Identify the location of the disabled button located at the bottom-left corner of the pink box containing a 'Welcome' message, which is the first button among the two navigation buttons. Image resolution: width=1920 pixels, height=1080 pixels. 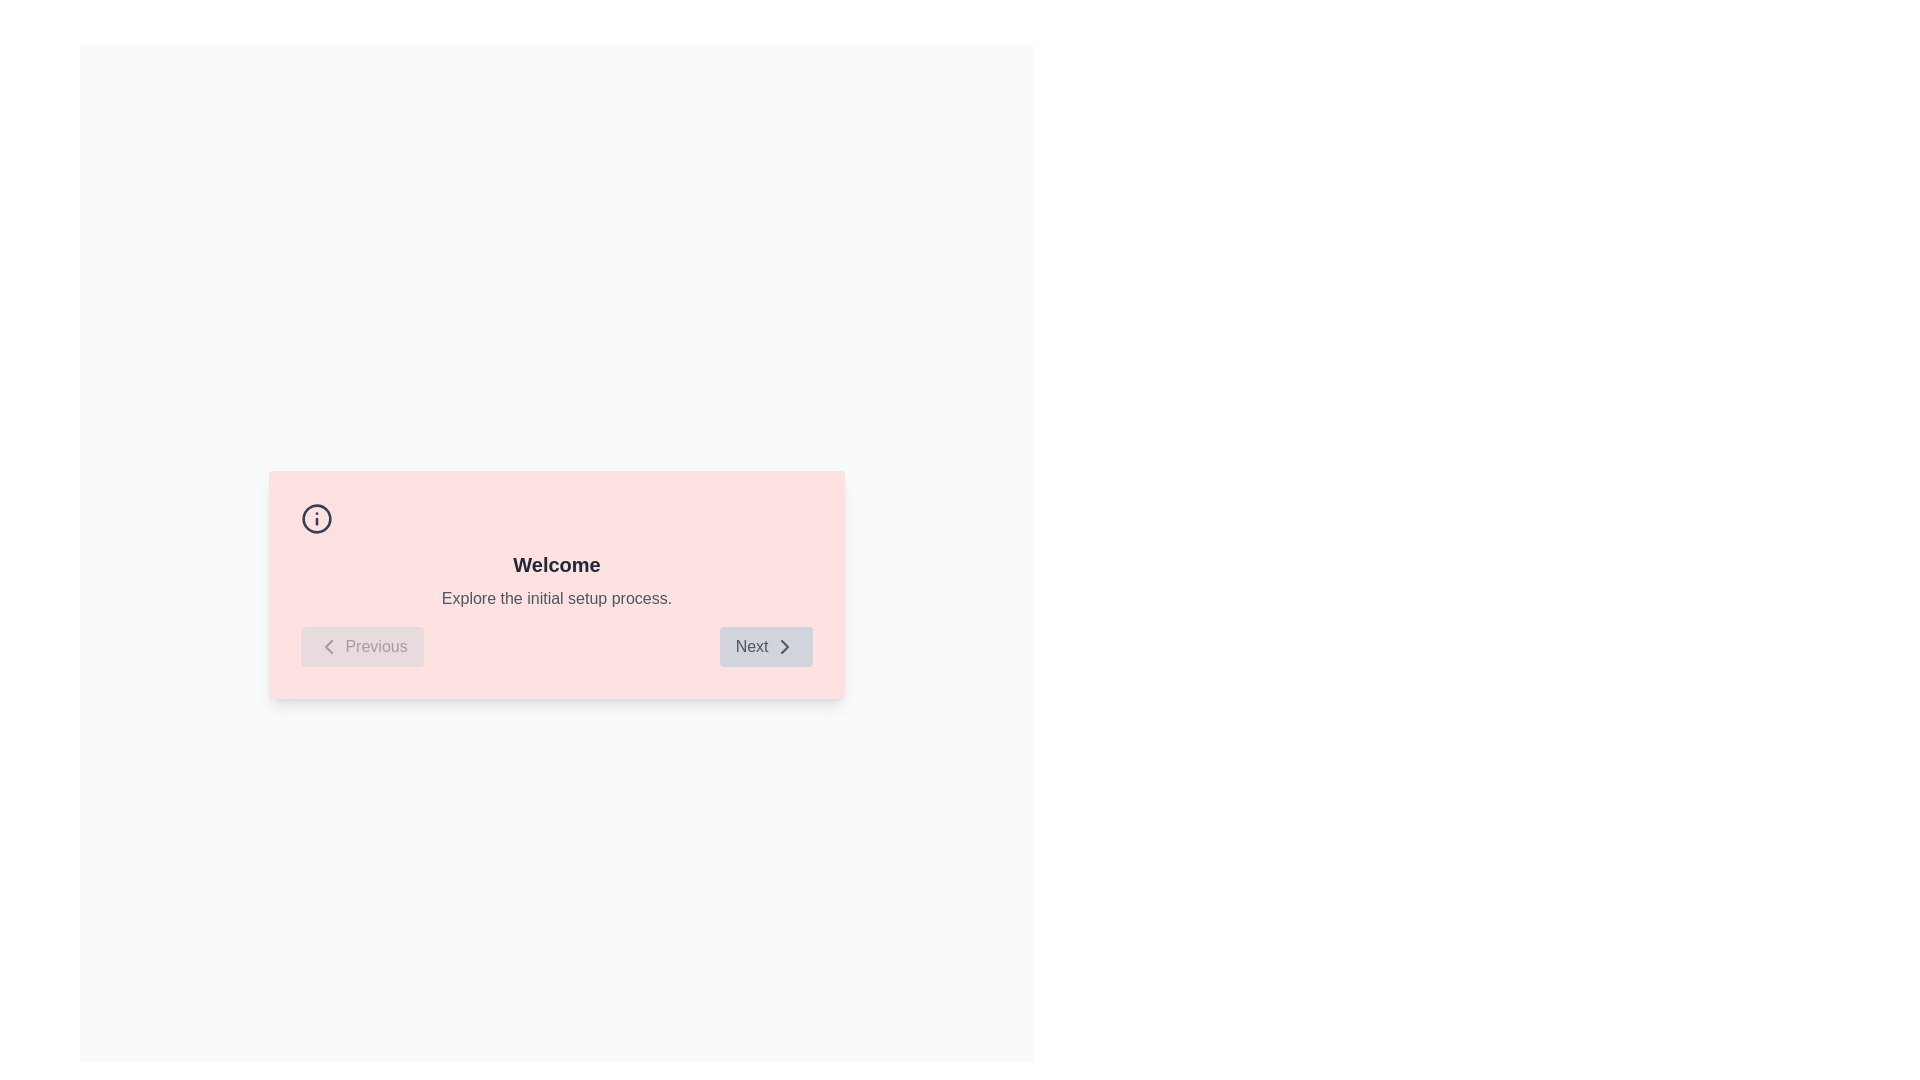
(362, 647).